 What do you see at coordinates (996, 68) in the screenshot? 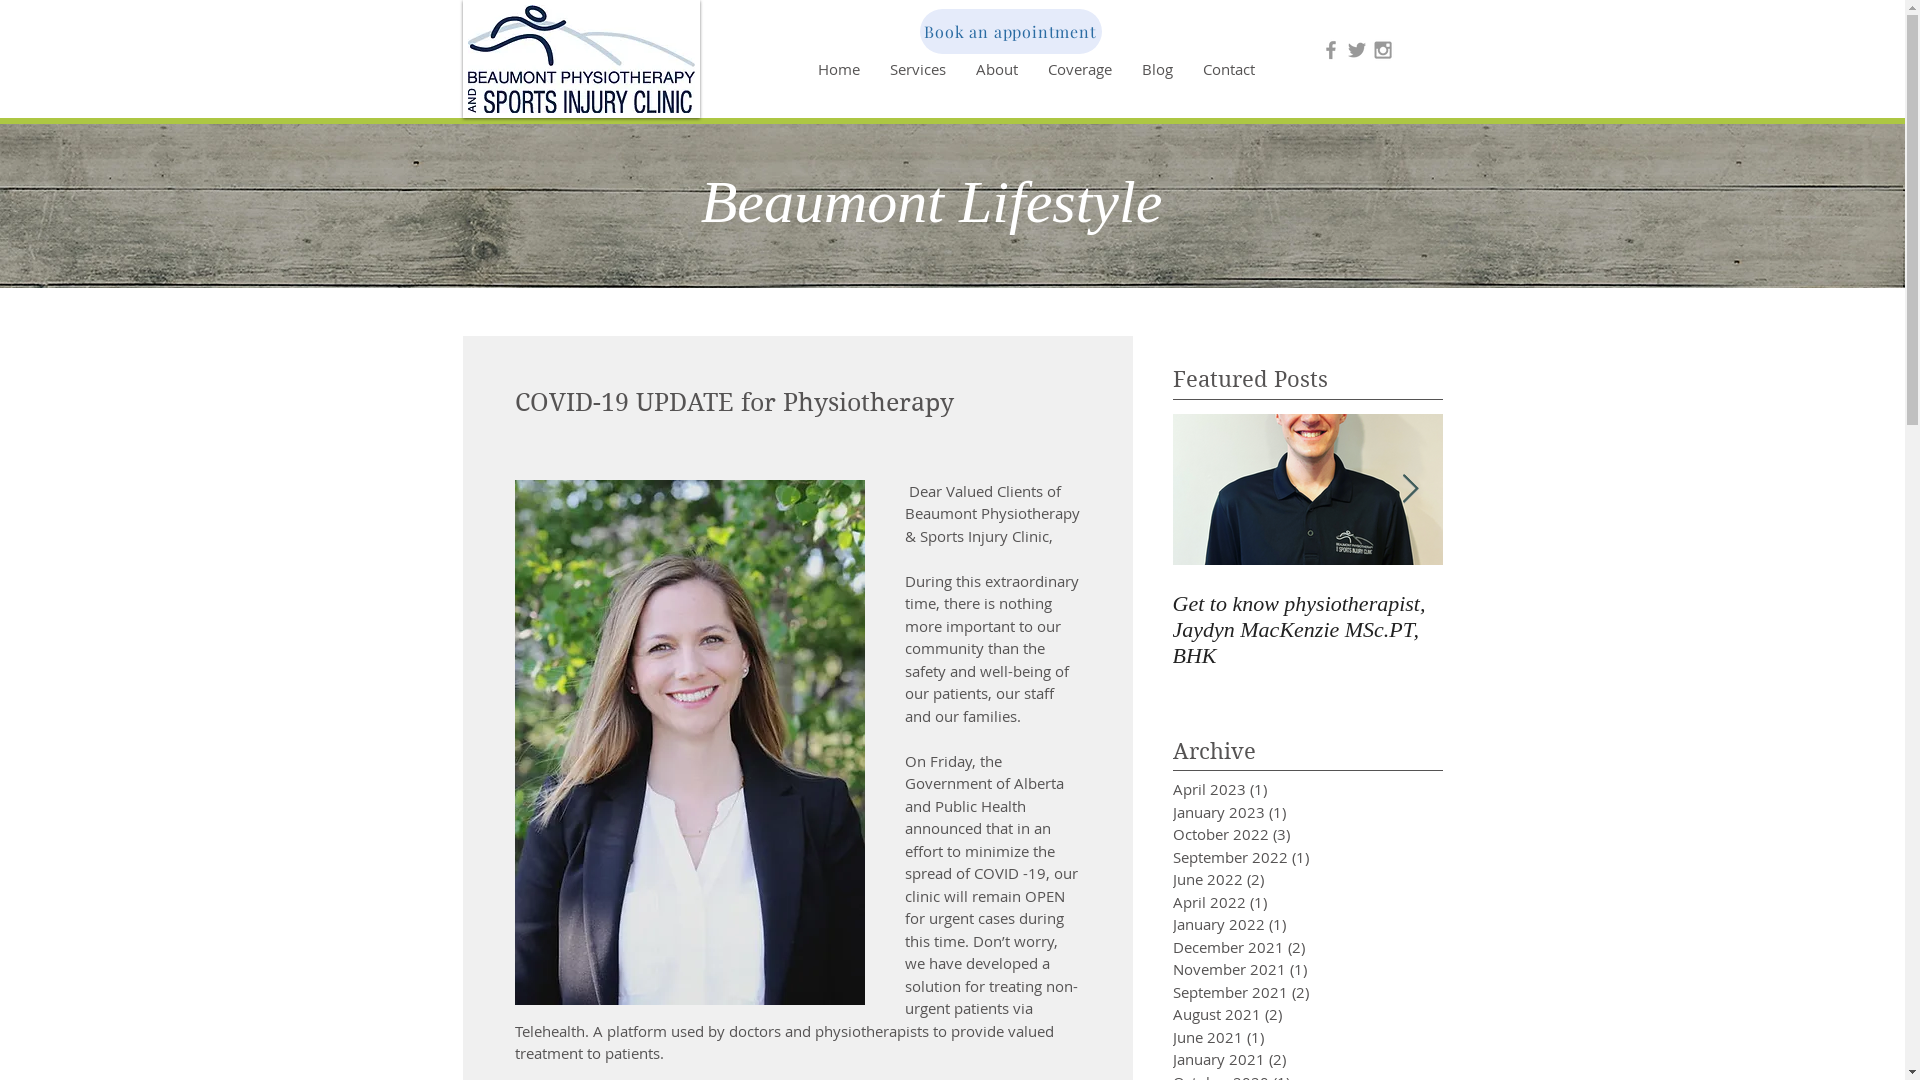
I see `'About'` at bounding box center [996, 68].